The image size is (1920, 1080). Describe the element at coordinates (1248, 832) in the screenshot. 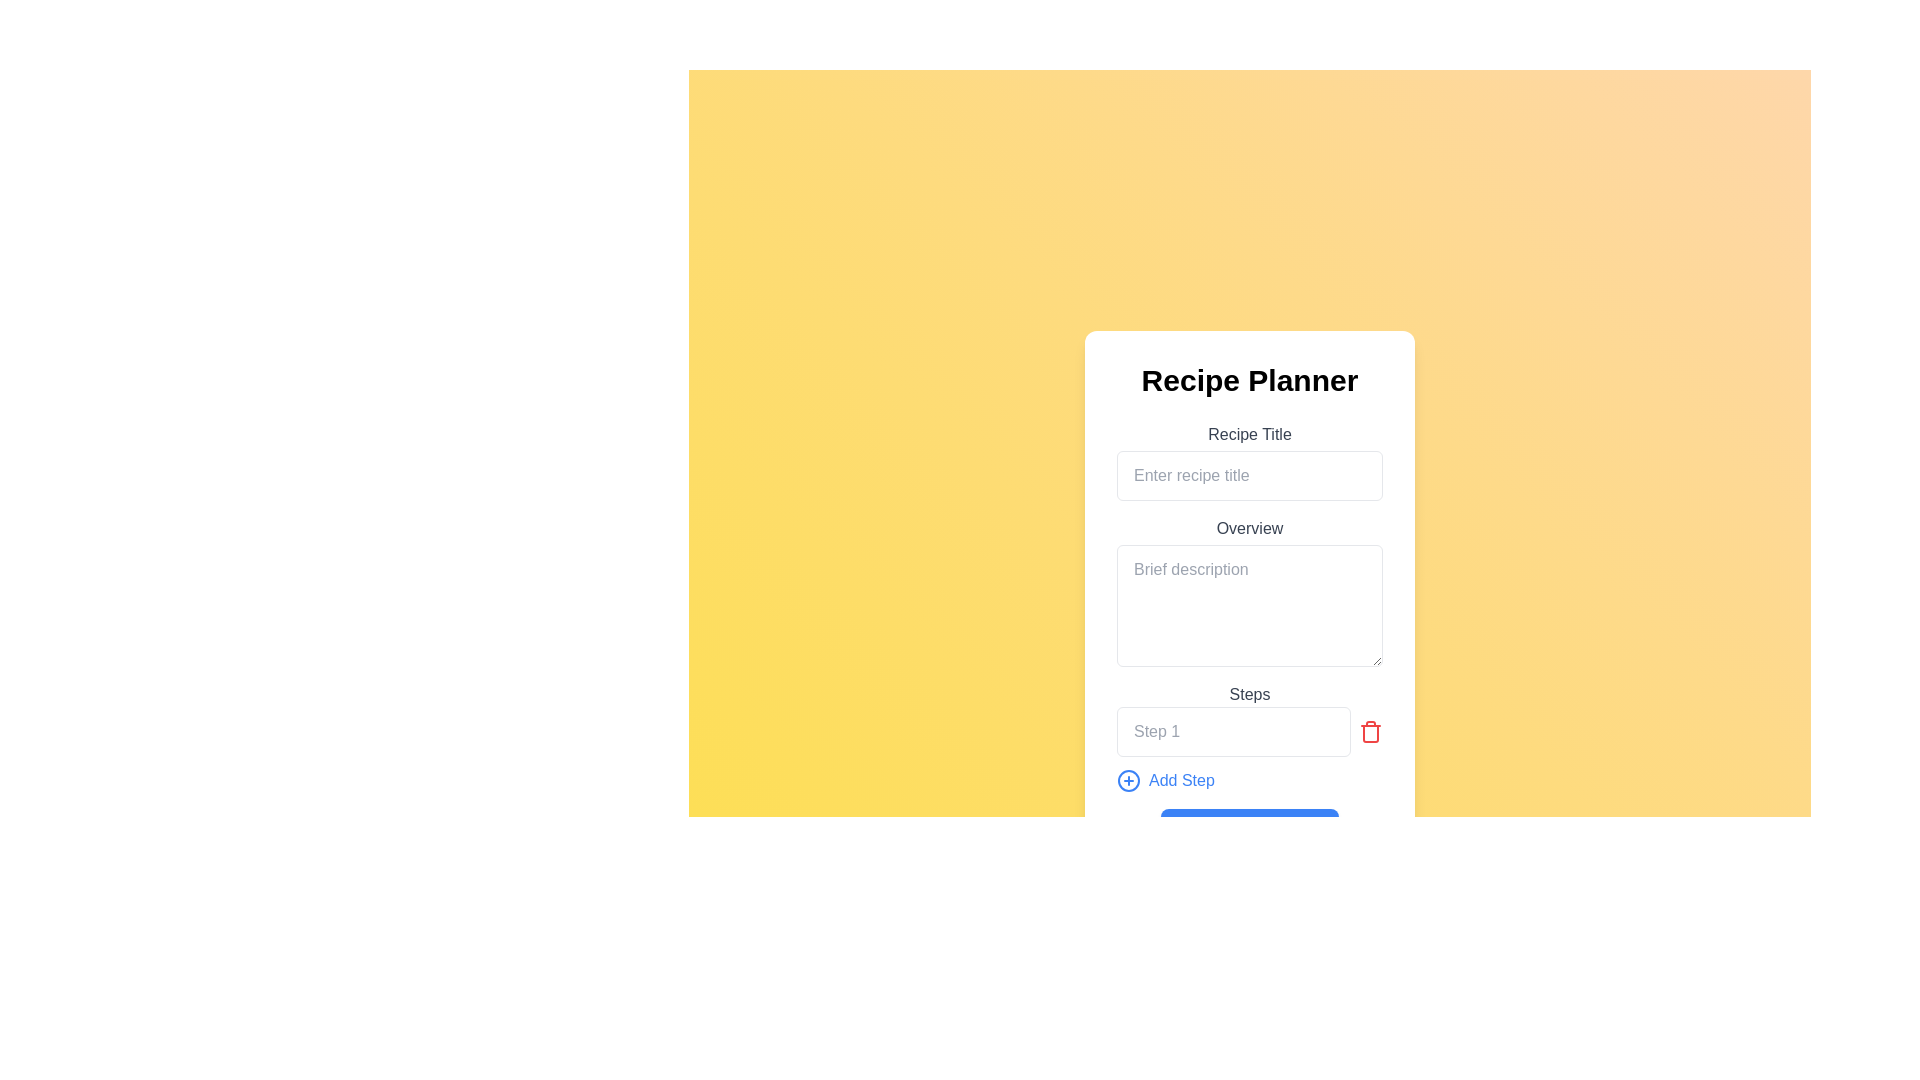

I see `the submit button located at the bottom of the 'Recipe Planner' form` at that location.